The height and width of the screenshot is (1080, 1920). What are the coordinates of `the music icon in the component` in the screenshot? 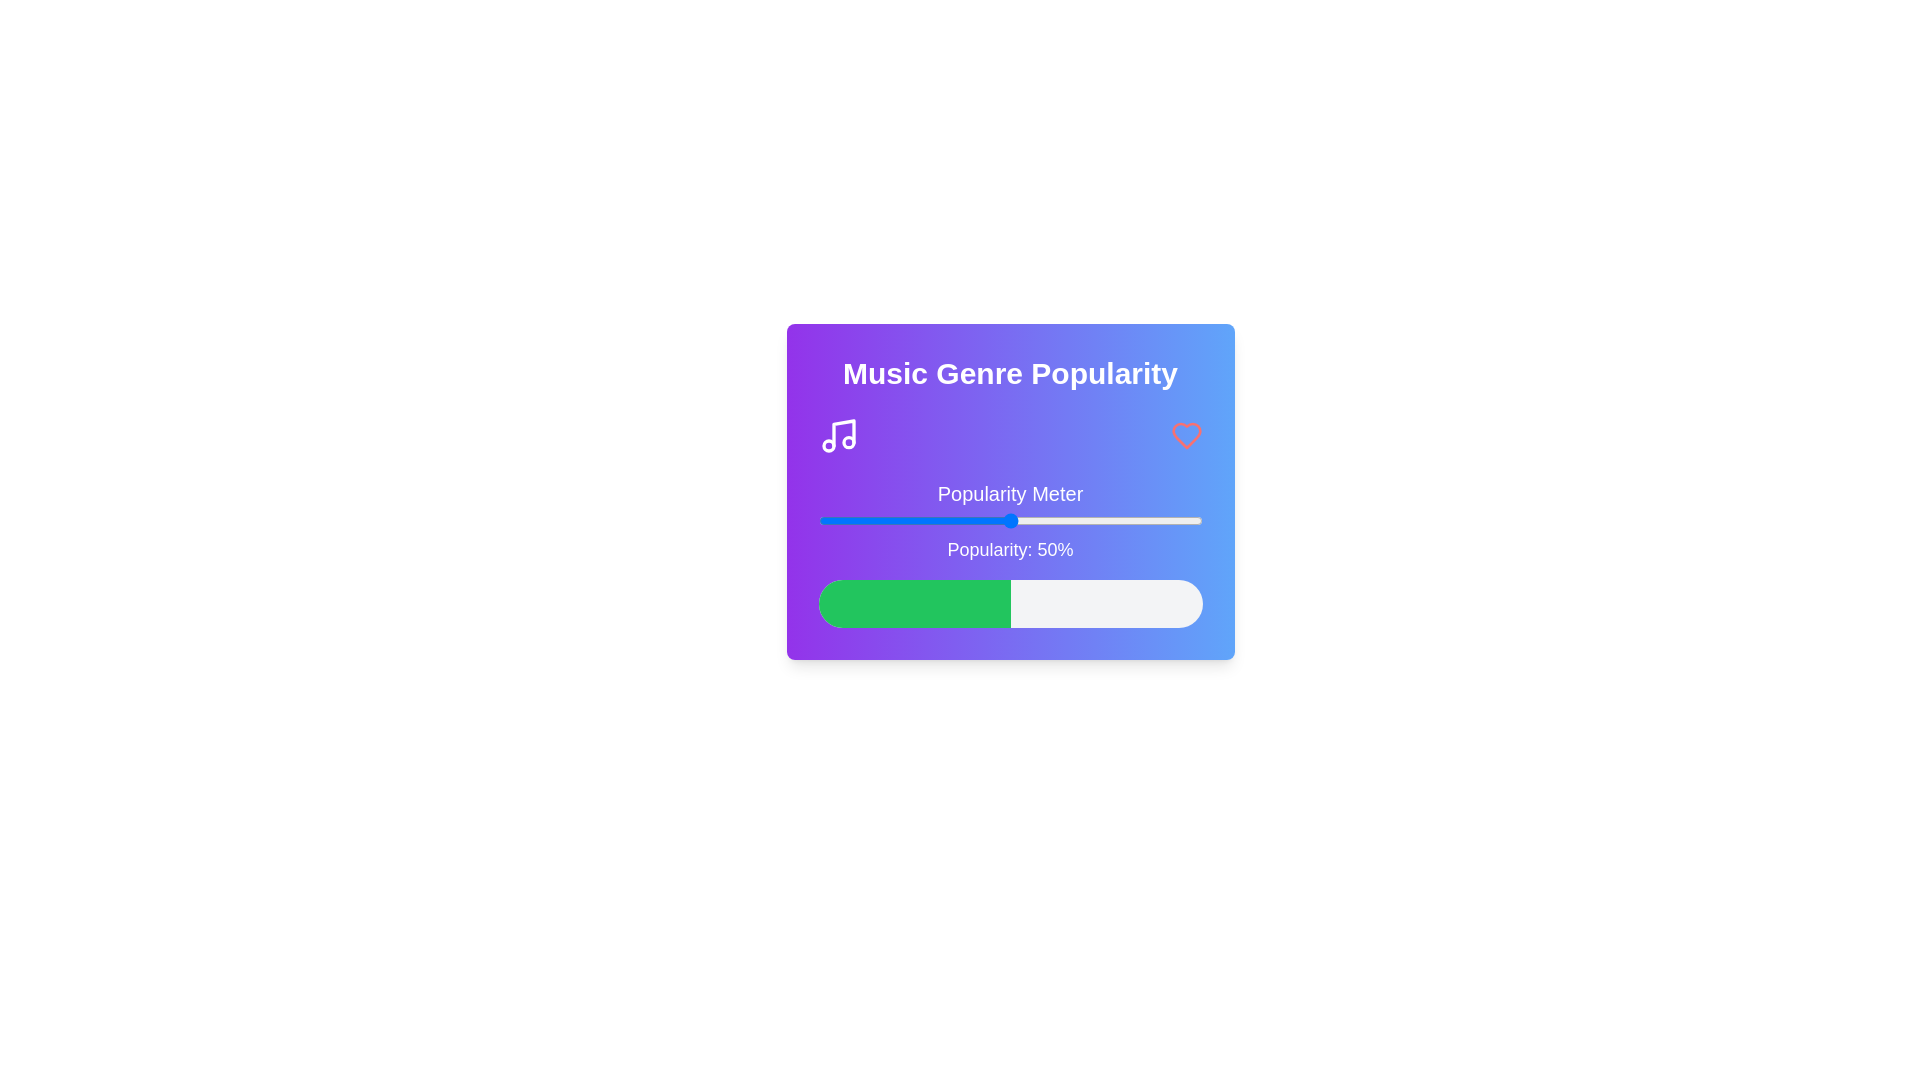 It's located at (838, 434).